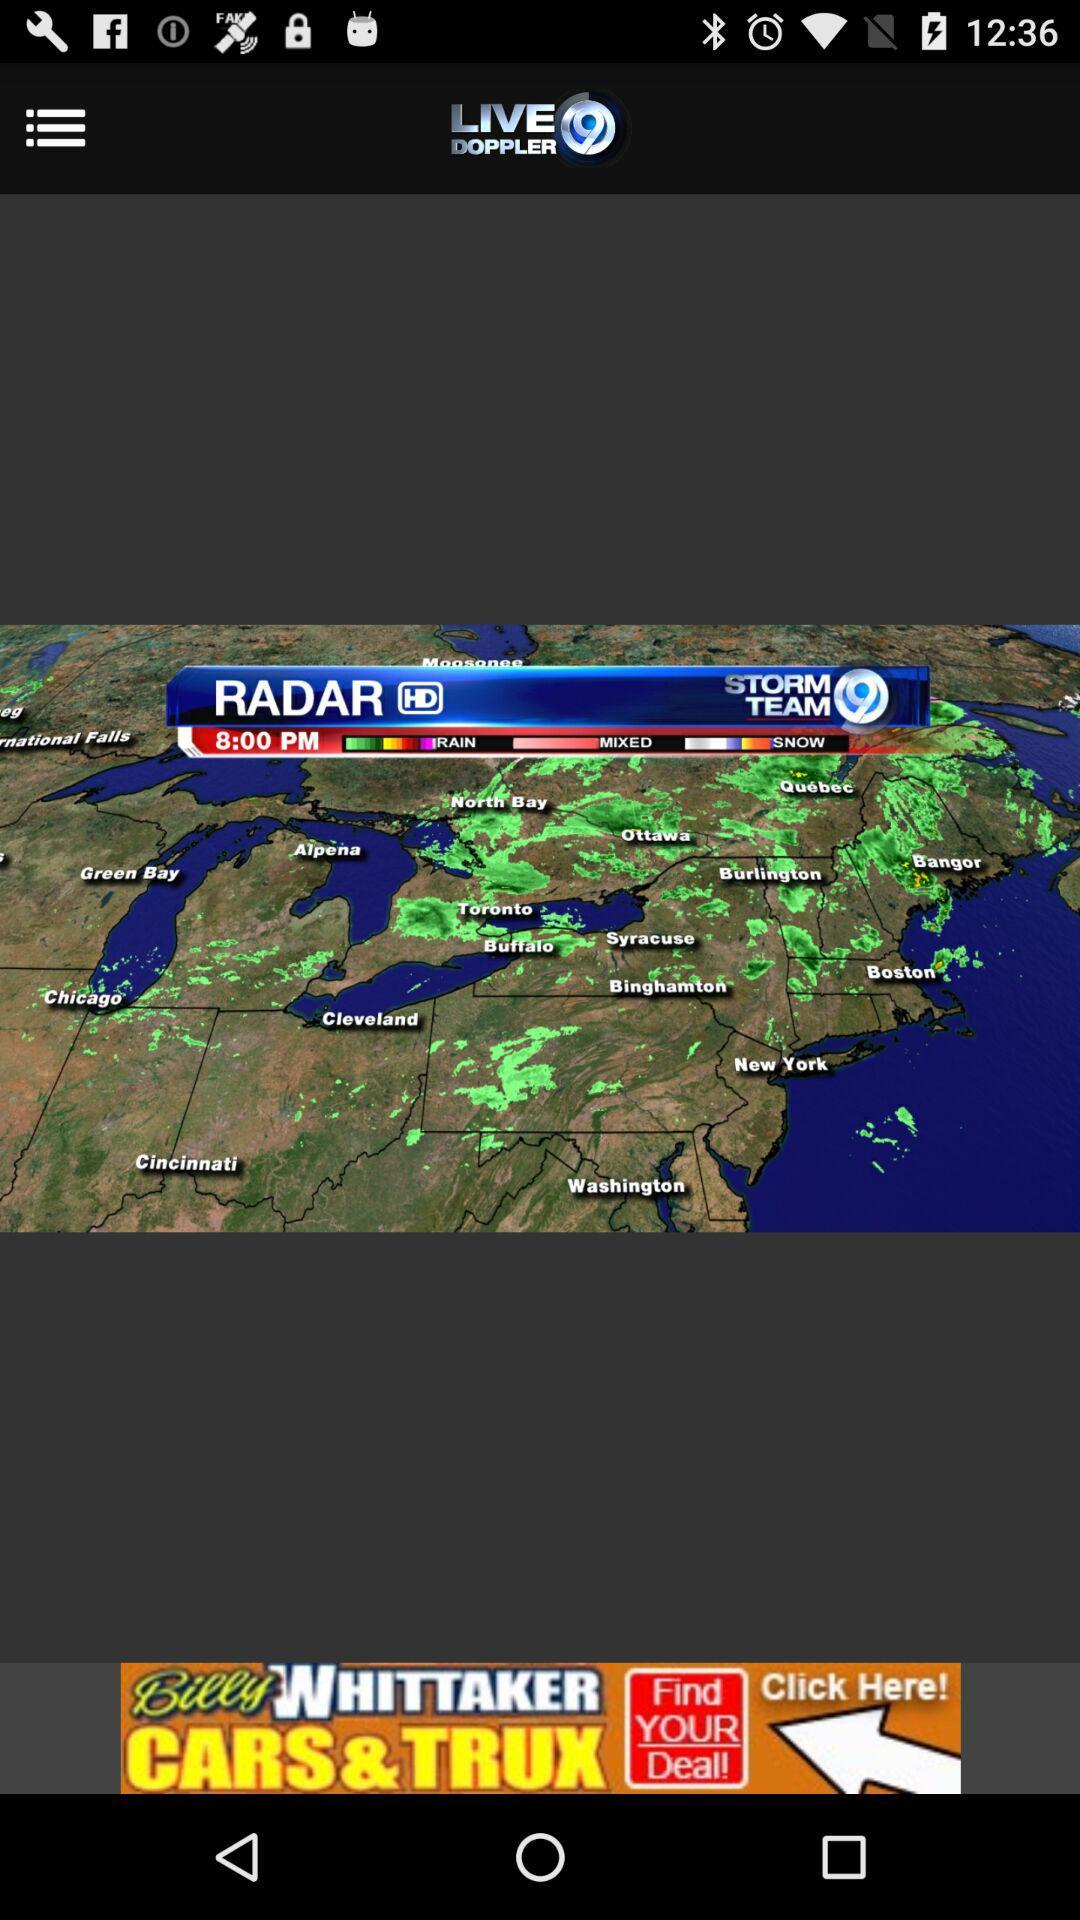  Describe the element at coordinates (540, 927) in the screenshot. I see `expands the image` at that location.